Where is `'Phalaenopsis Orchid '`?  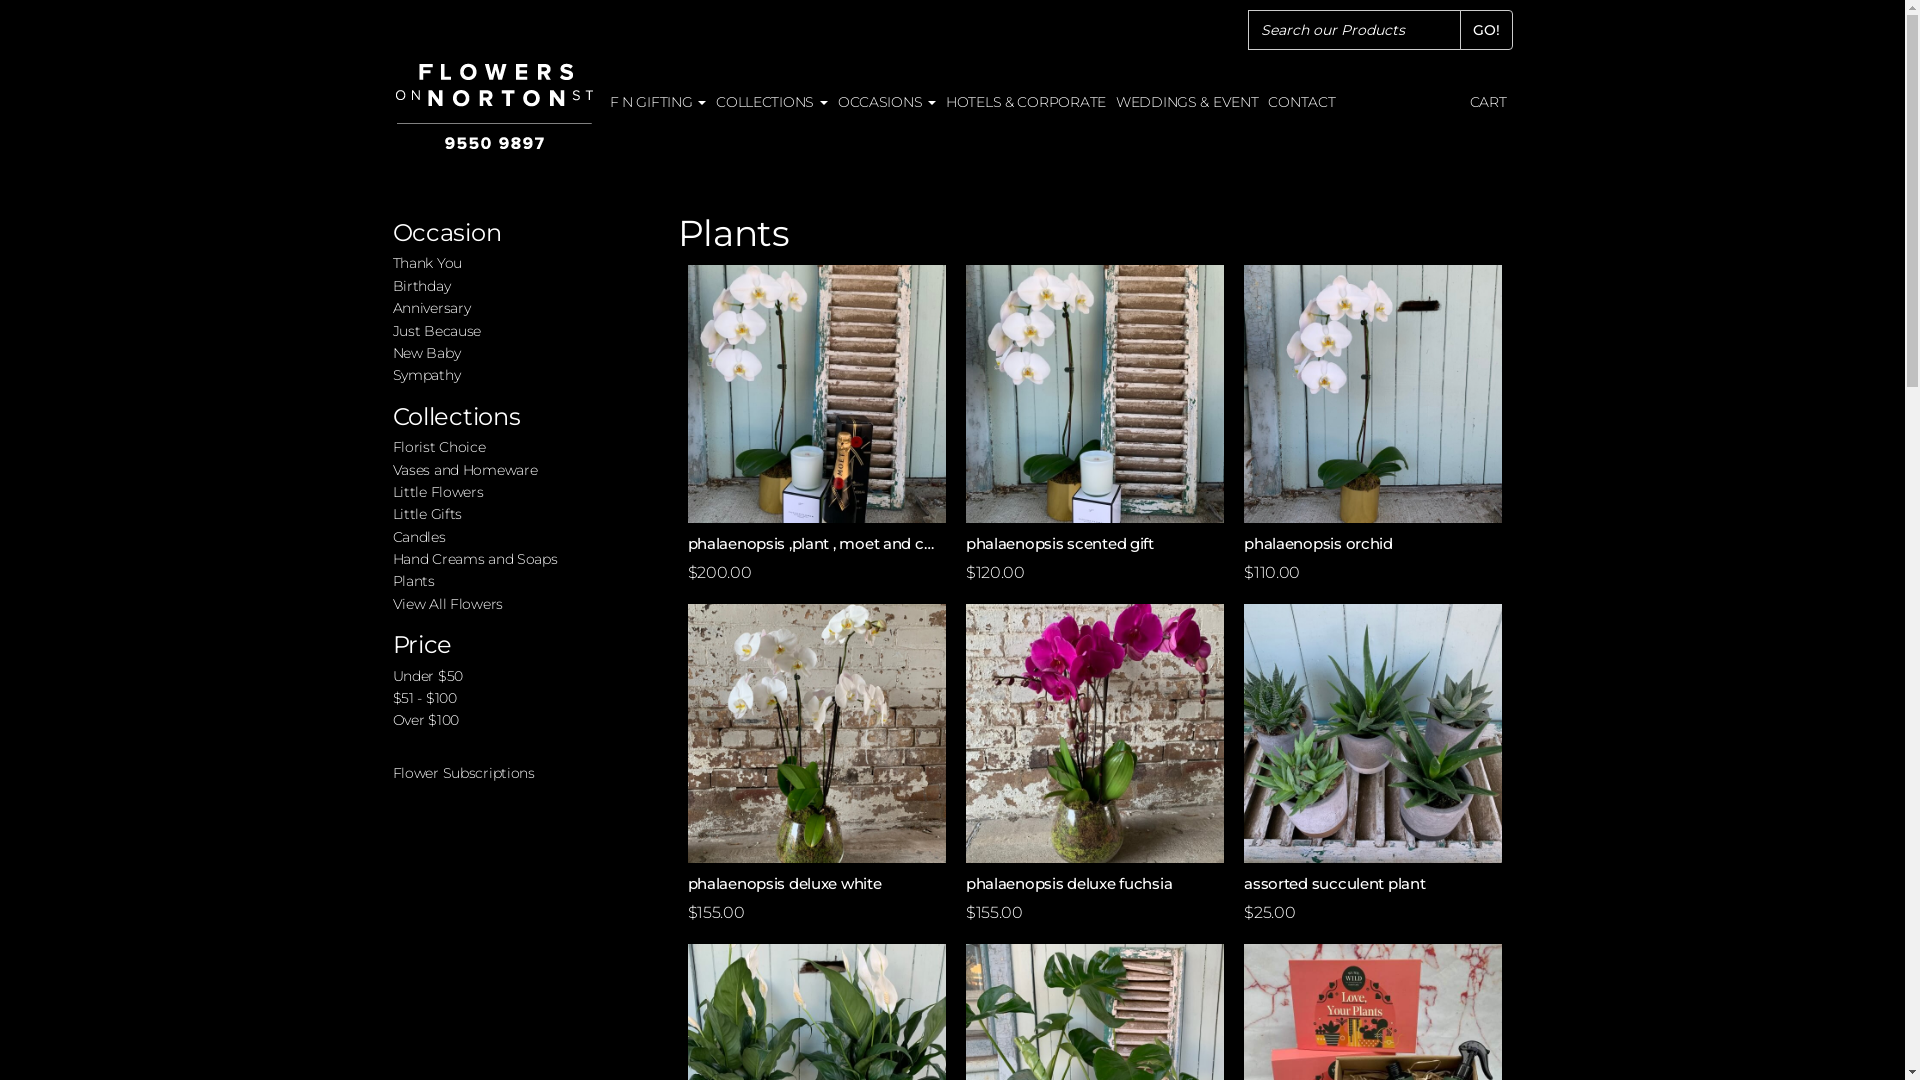 'Phalaenopsis Orchid ' is located at coordinates (1371, 393).